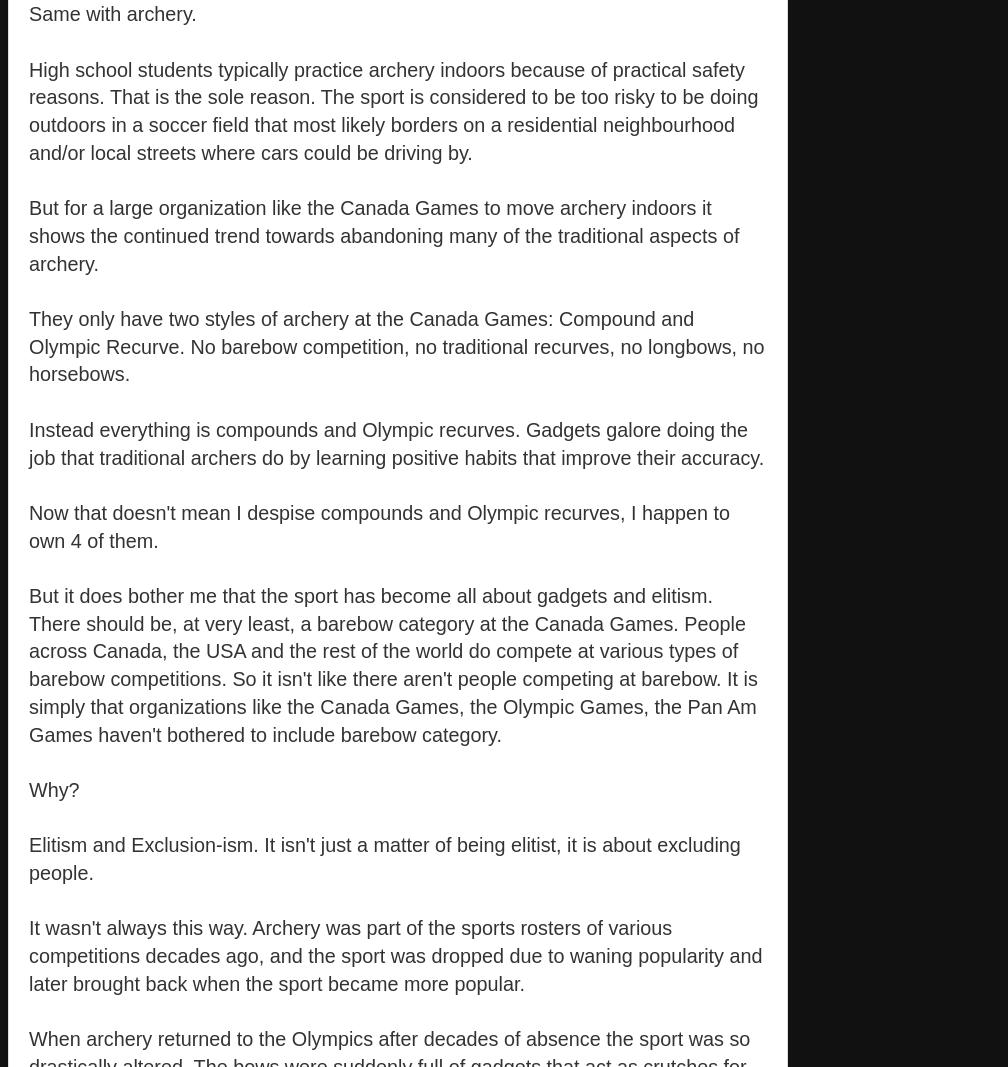  What do you see at coordinates (112, 12) in the screenshot?
I see `'Same with archery.'` at bounding box center [112, 12].